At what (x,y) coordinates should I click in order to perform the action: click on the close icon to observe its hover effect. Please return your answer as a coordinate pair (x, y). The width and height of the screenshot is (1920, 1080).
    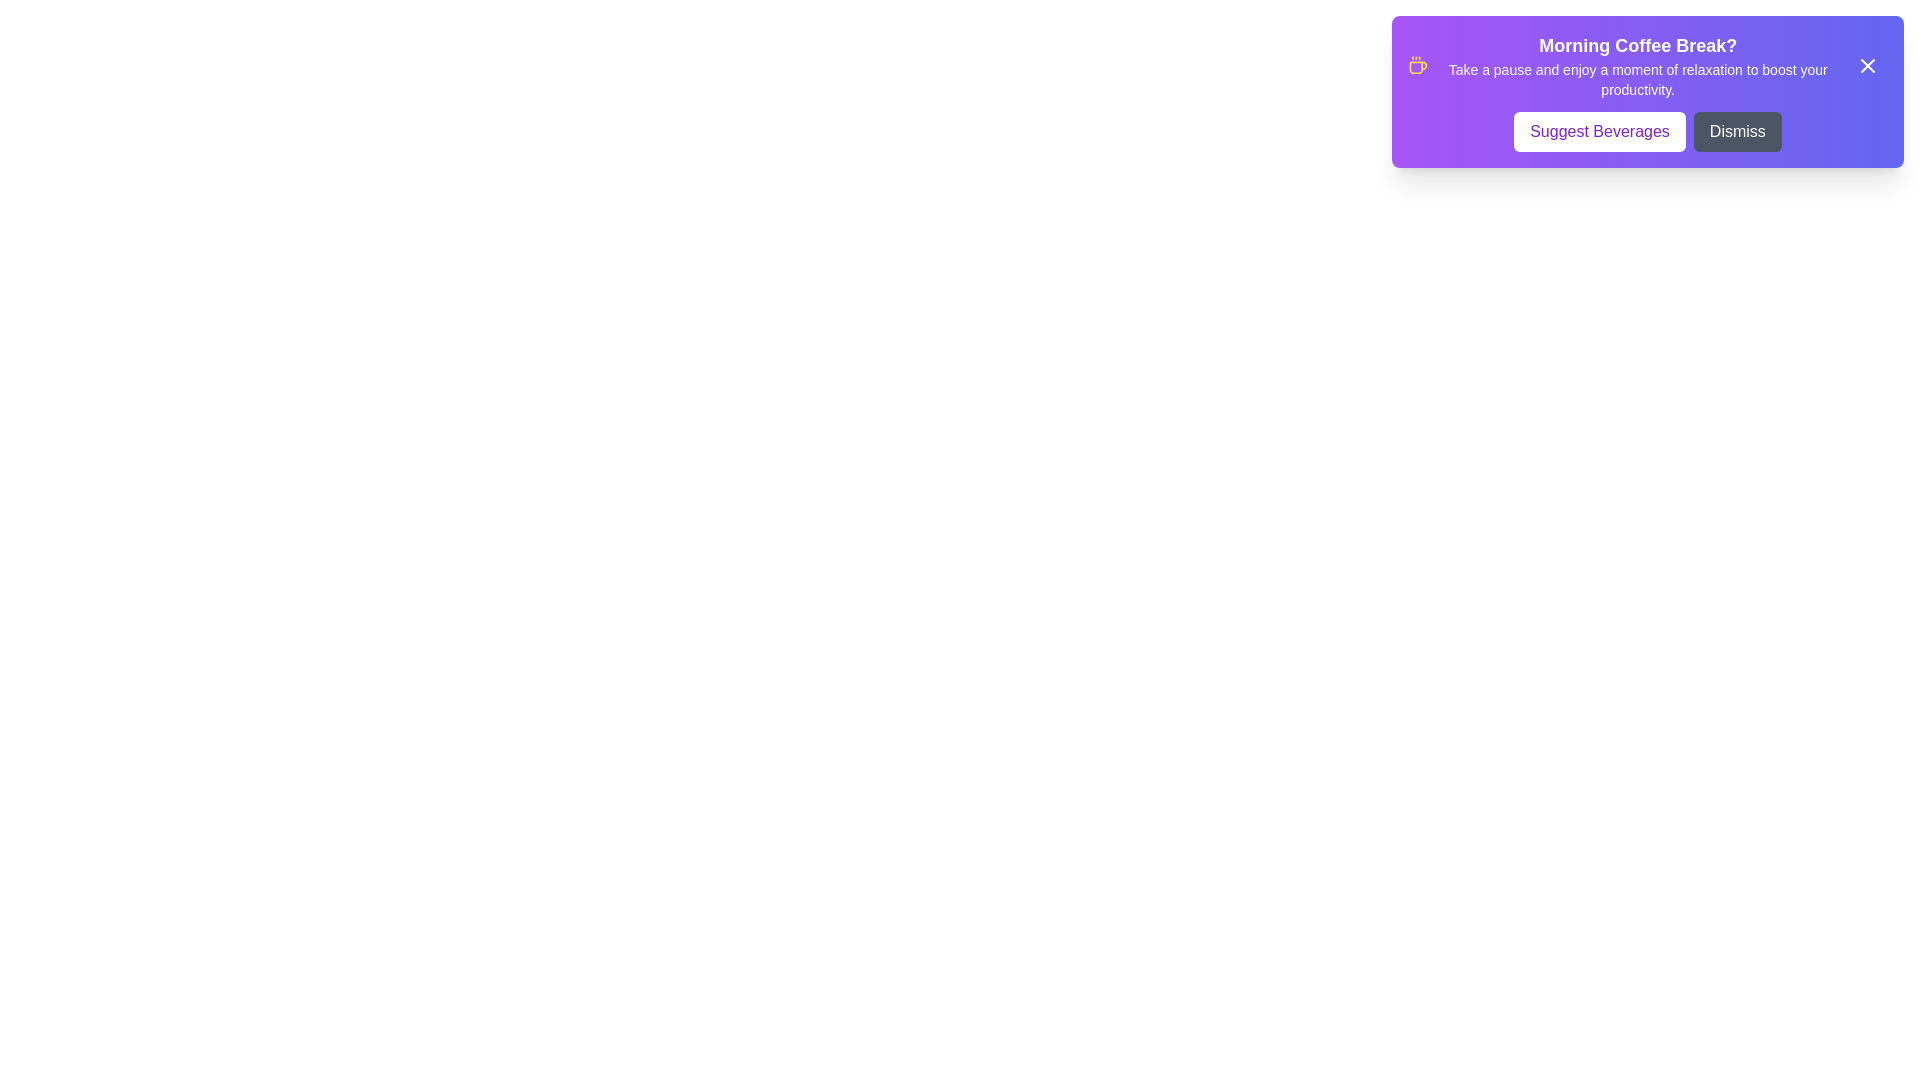
    Looking at the image, I should click on (1866, 64).